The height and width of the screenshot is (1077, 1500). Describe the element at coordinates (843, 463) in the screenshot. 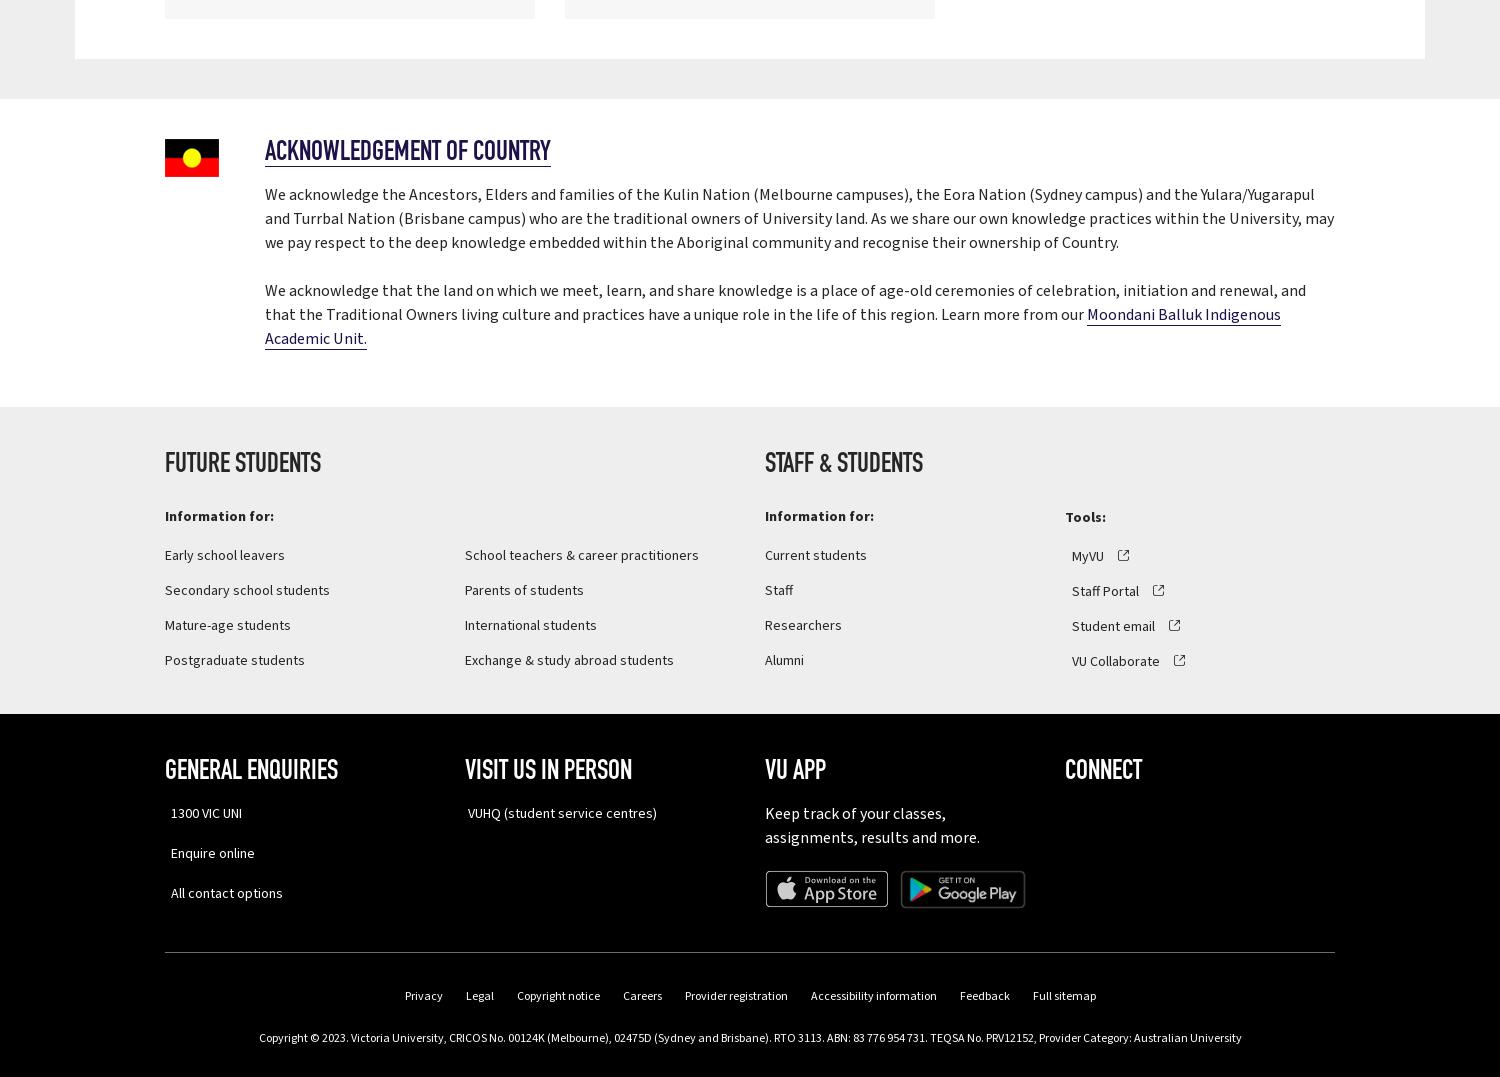

I see `'Staff & students'` at that location.